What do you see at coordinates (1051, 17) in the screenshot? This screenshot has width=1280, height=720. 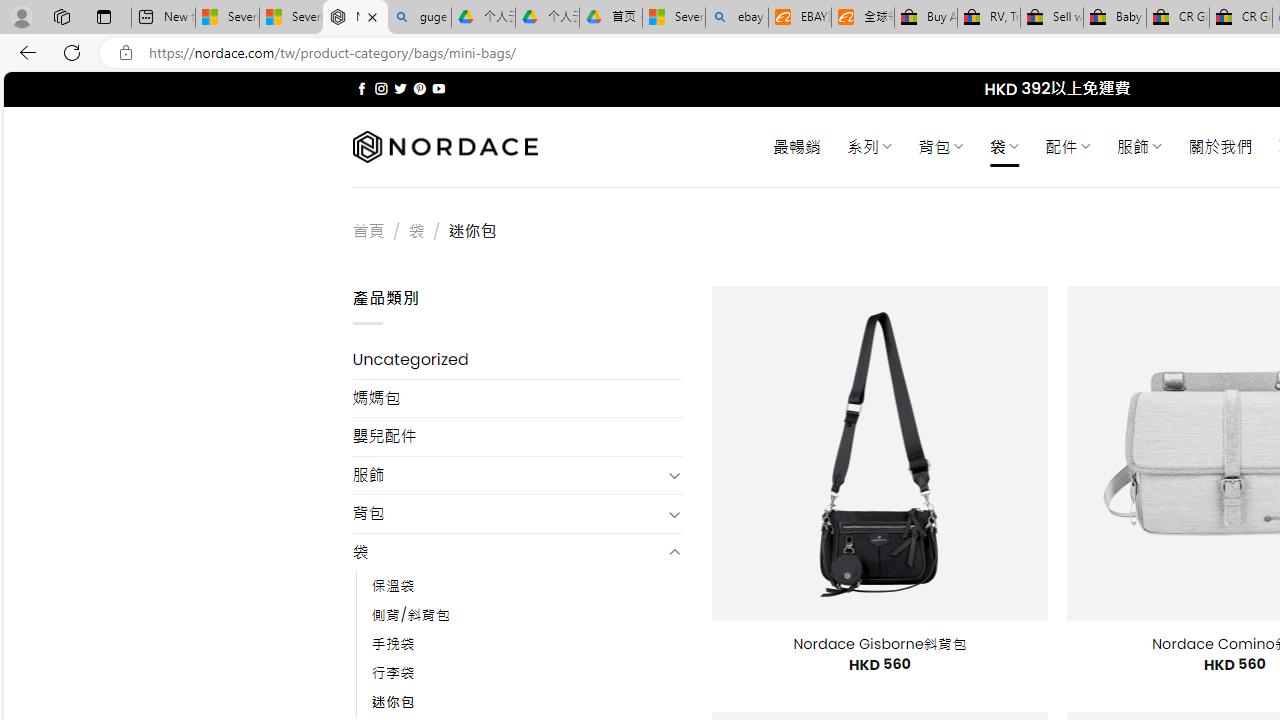 I see `'Sell worldwide with eBay'` at bounding box center [1051, 17].